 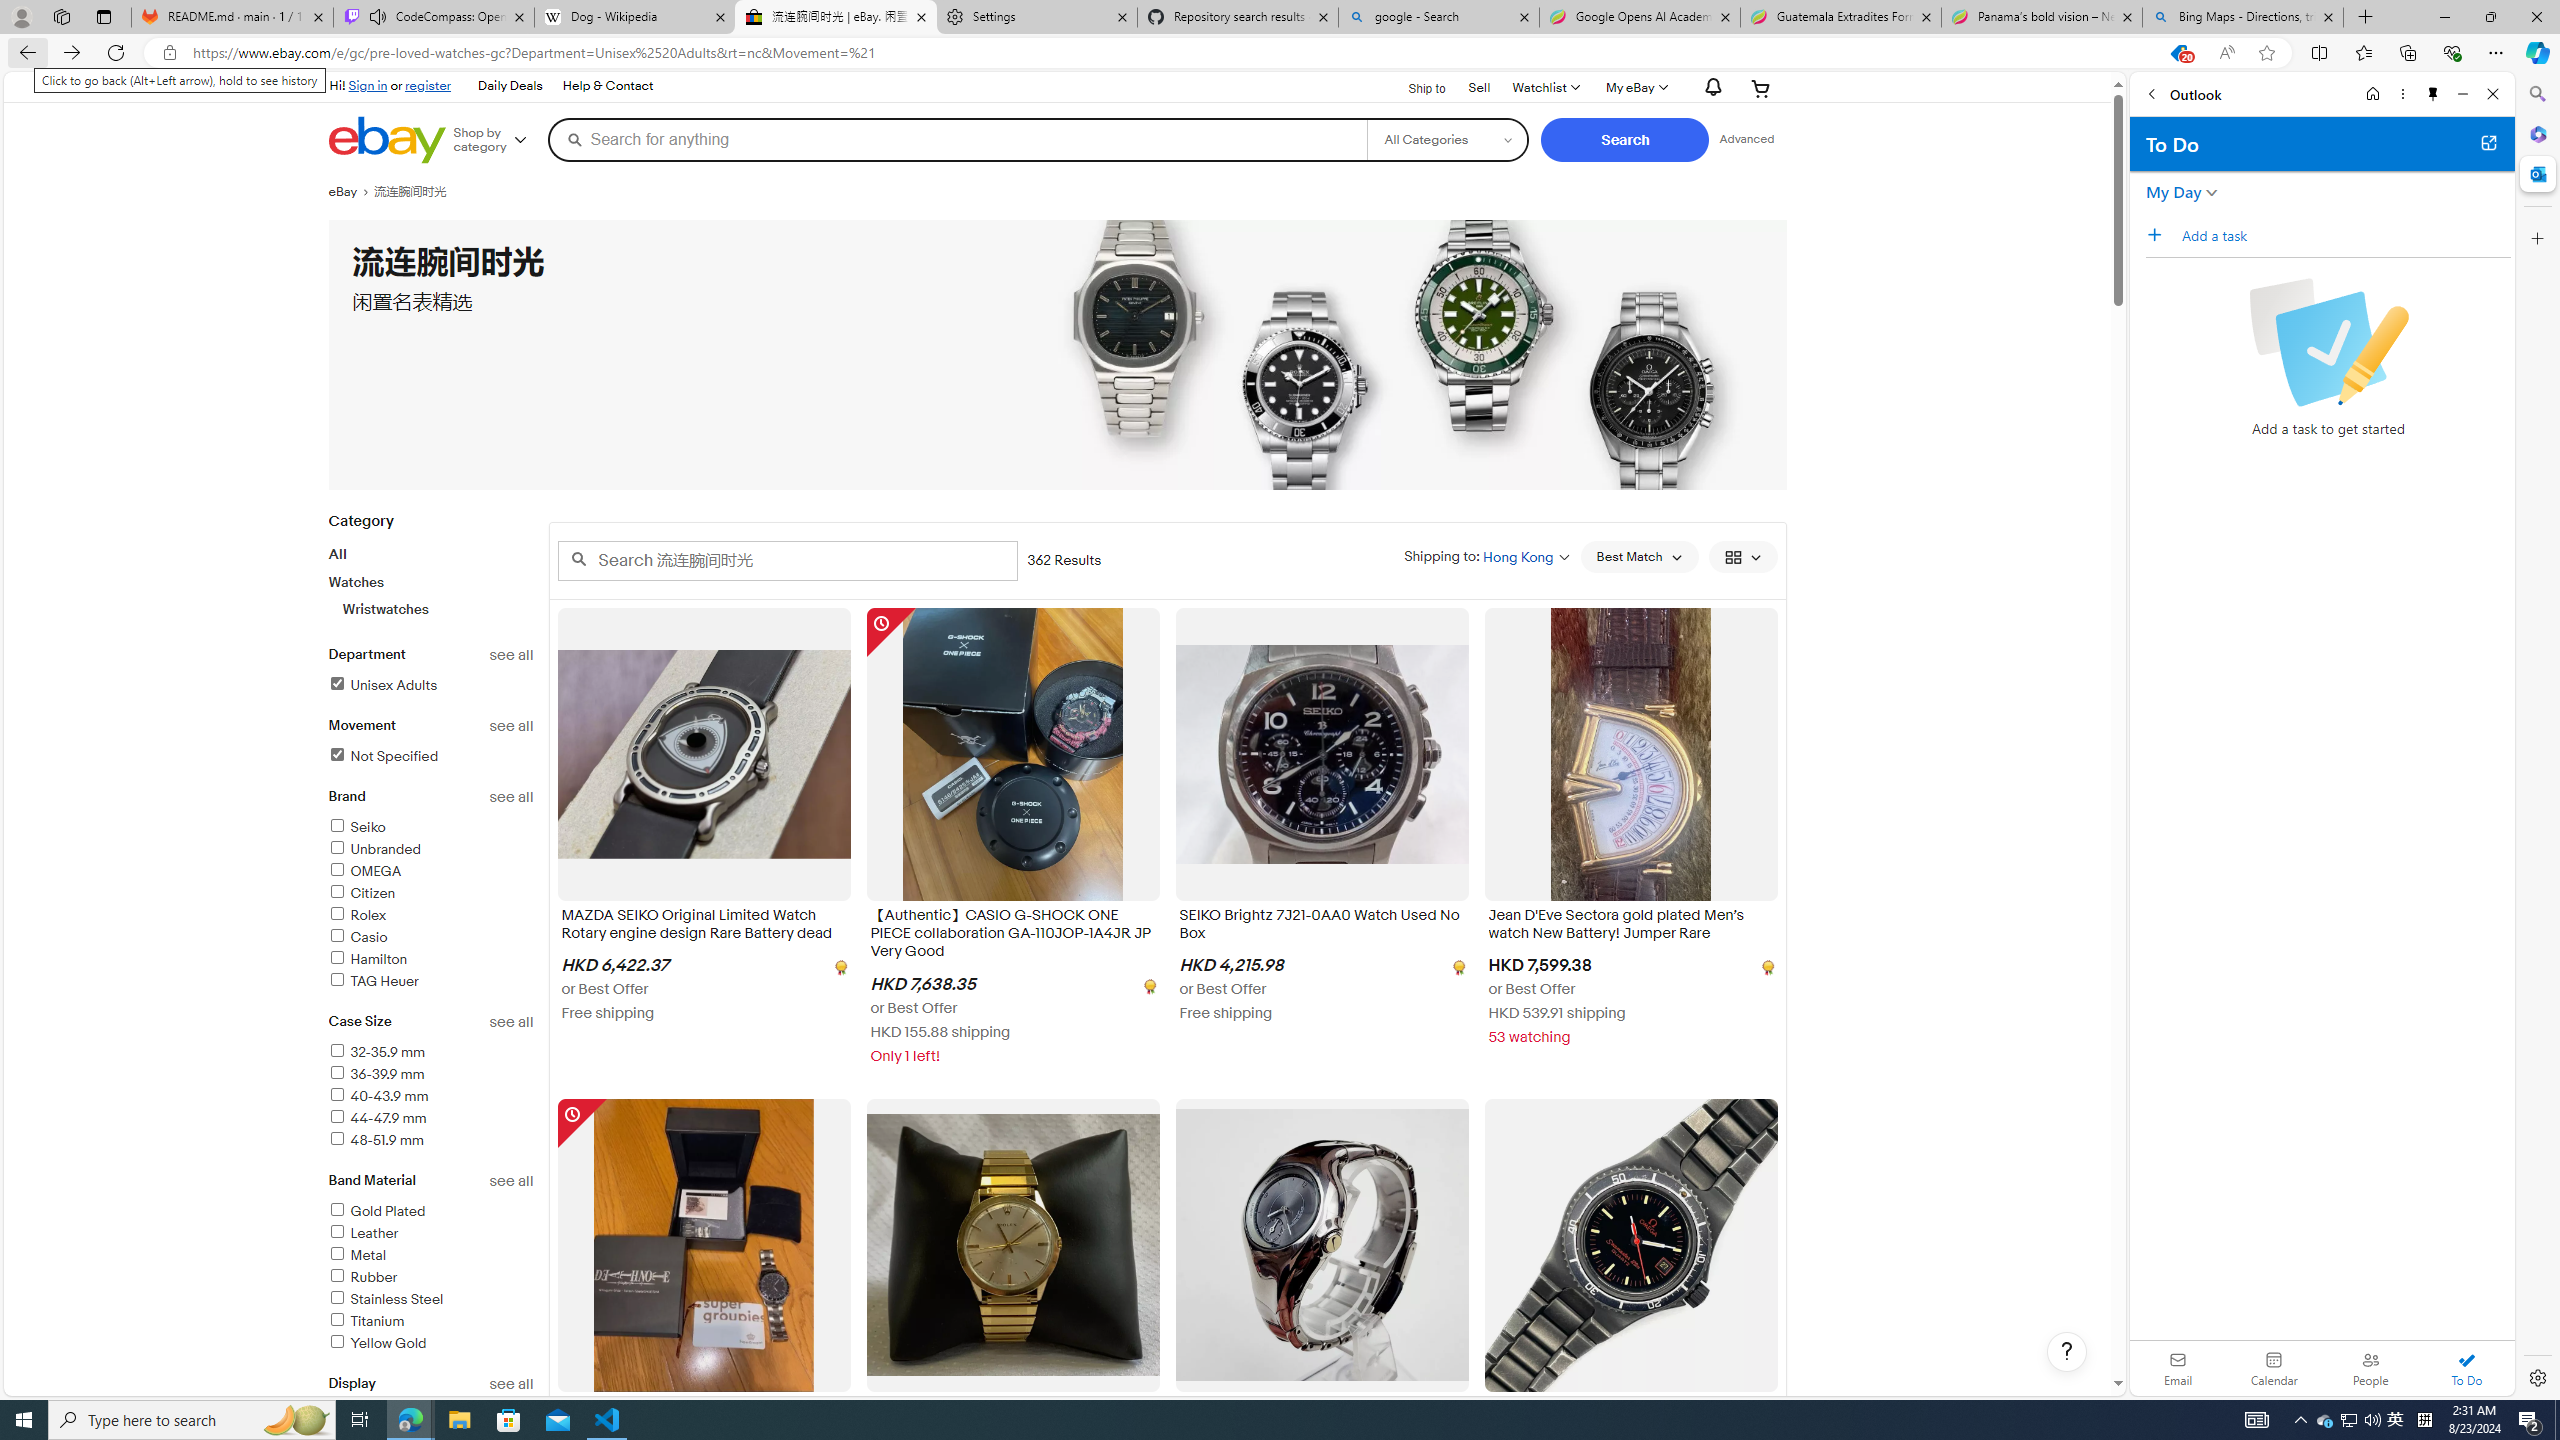 I want to click on 'AutomationID: gh-eb-Alerts', so click(x=1709, y=88).